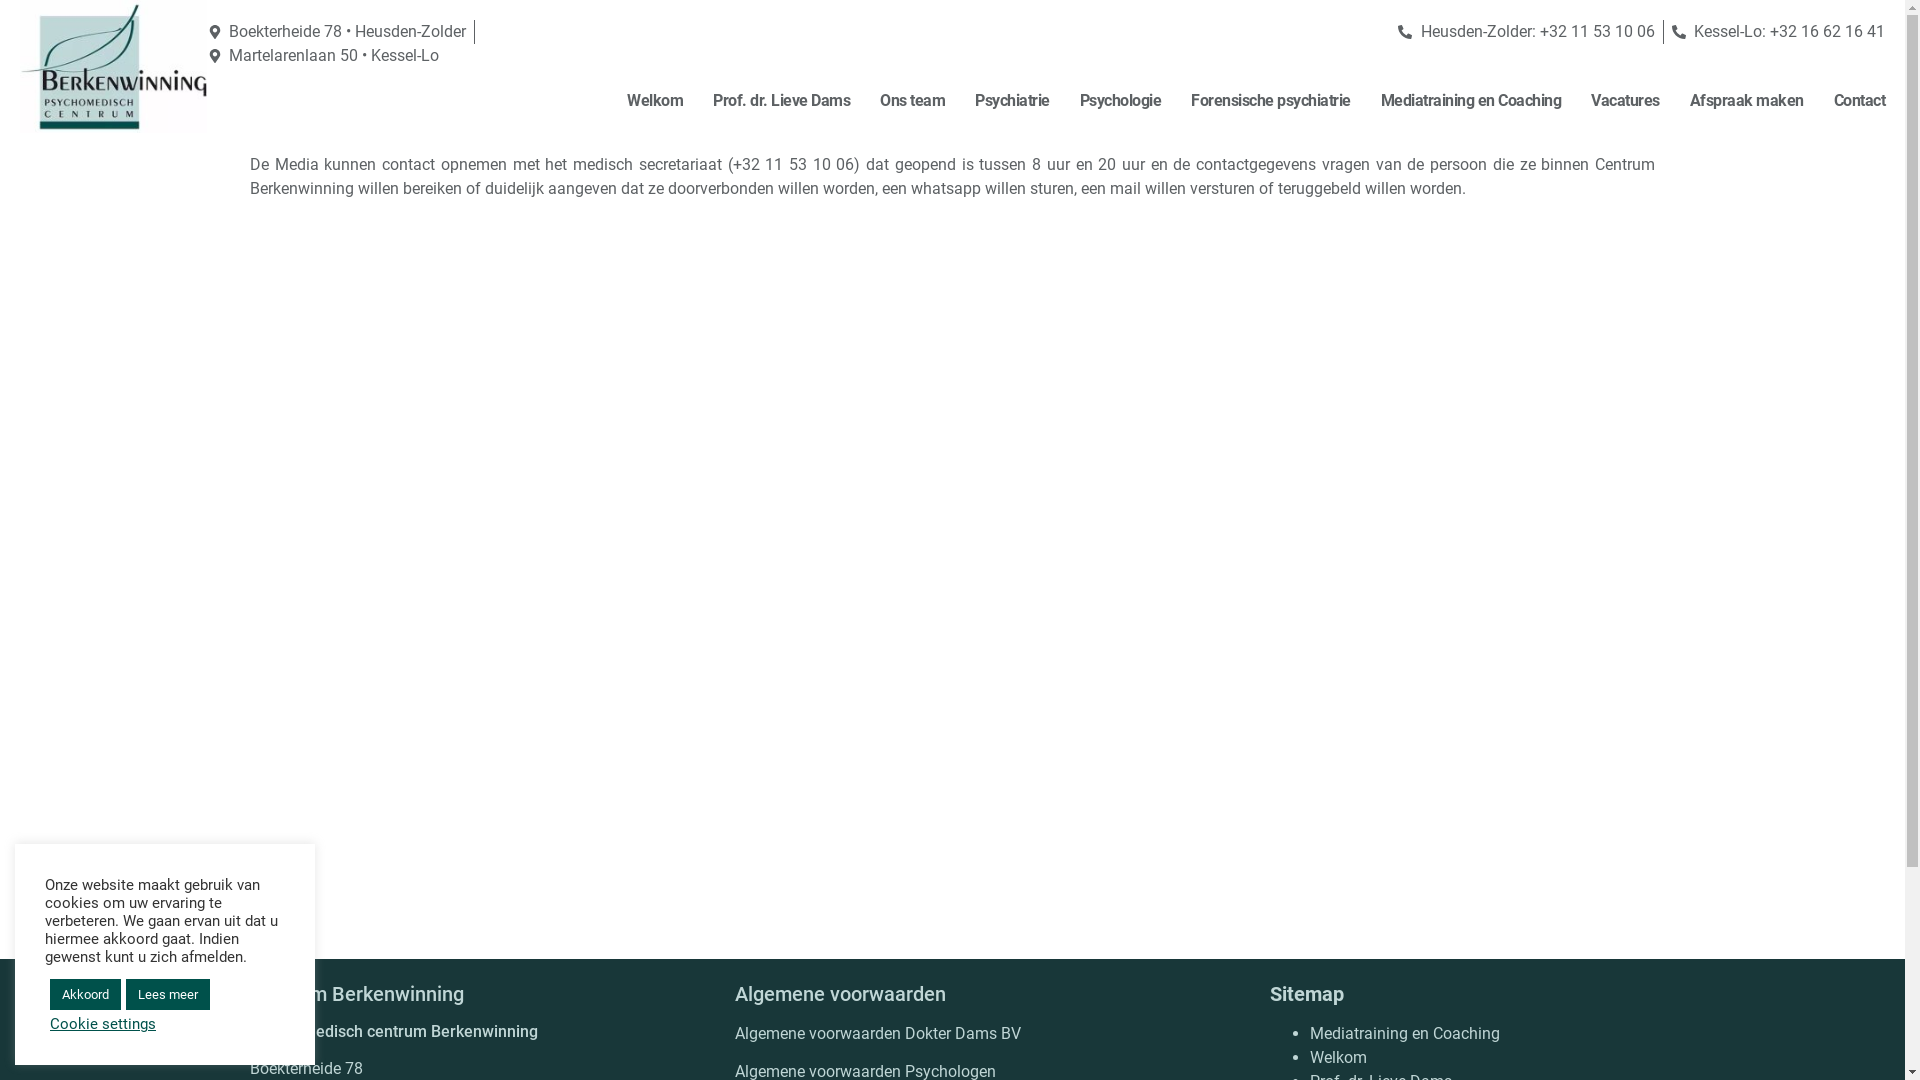 The height and width of the screenshot is (1080, 1920). Describe the element at coordinates (911, 100) in the screenshot. I see `'Ons team'` at that location.